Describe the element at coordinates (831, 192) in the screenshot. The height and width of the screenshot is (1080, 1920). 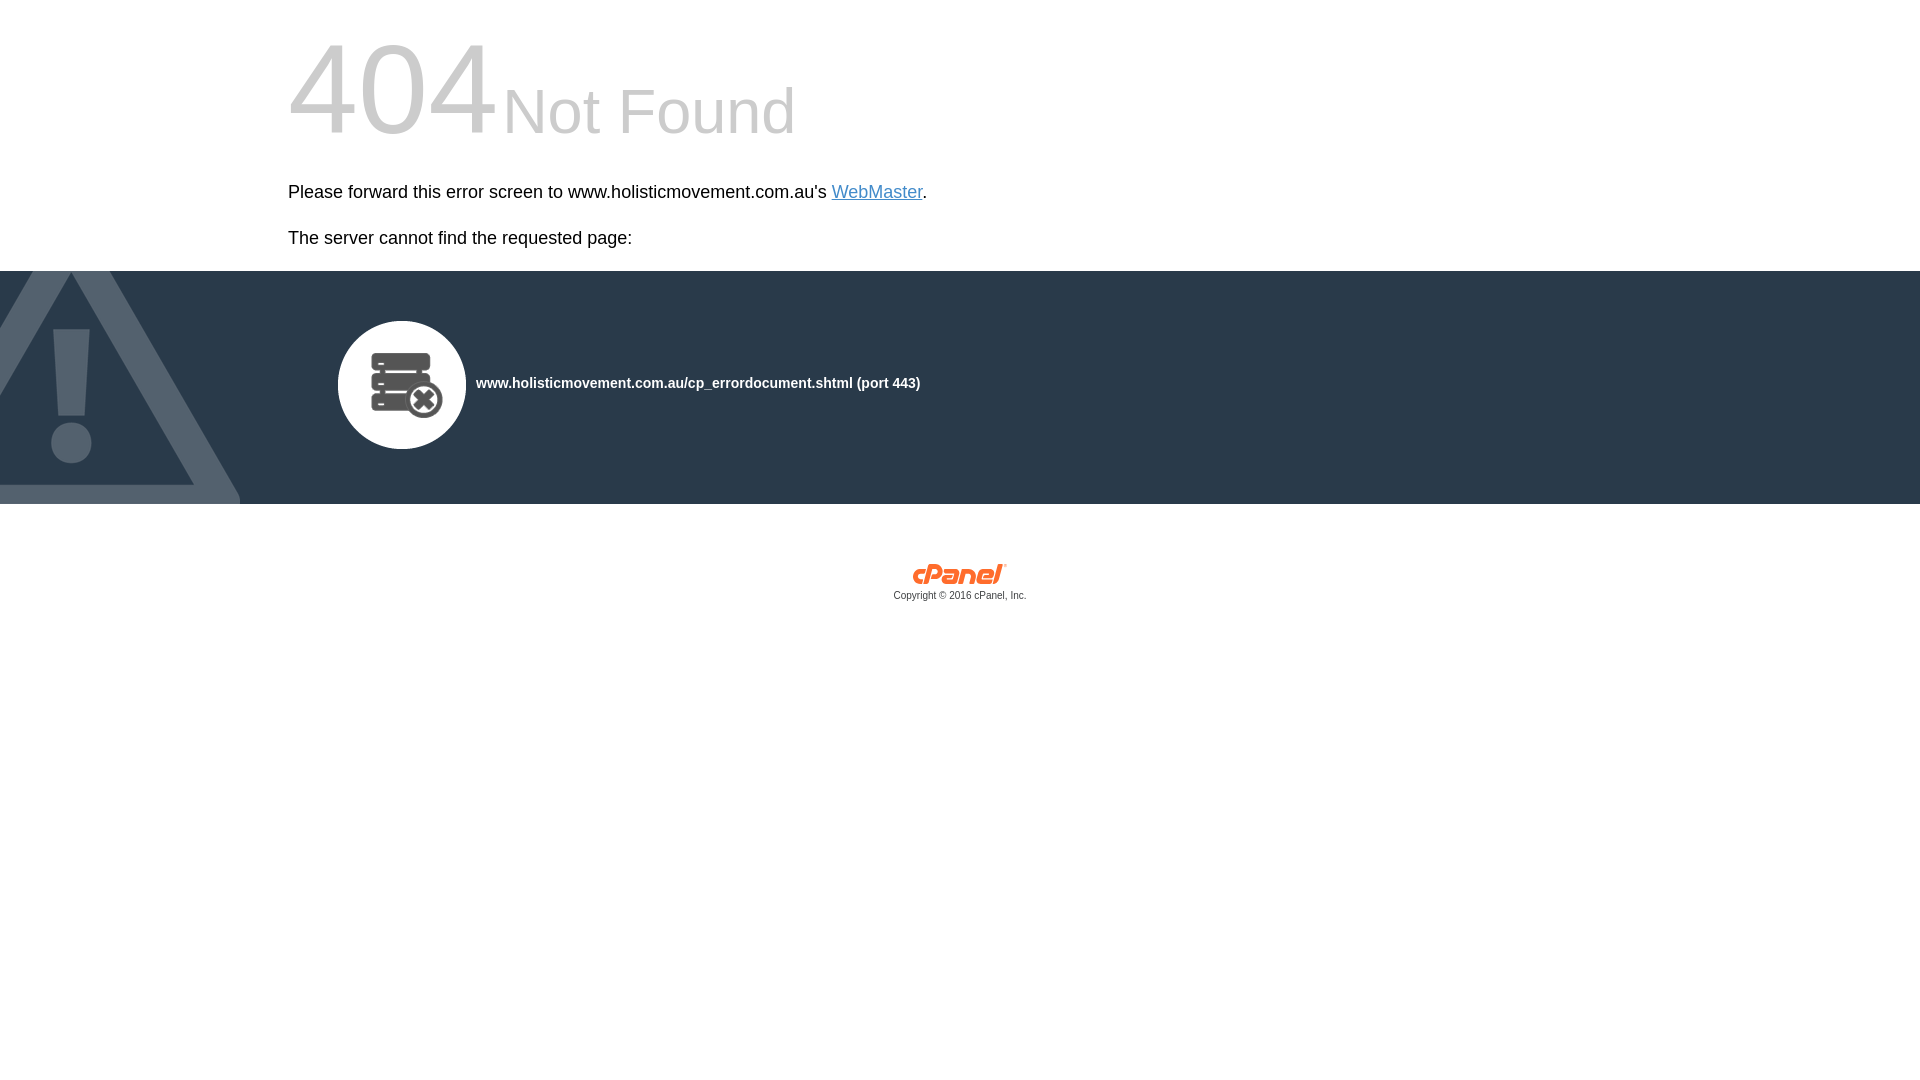
I see `'WebMaster'` at that location.